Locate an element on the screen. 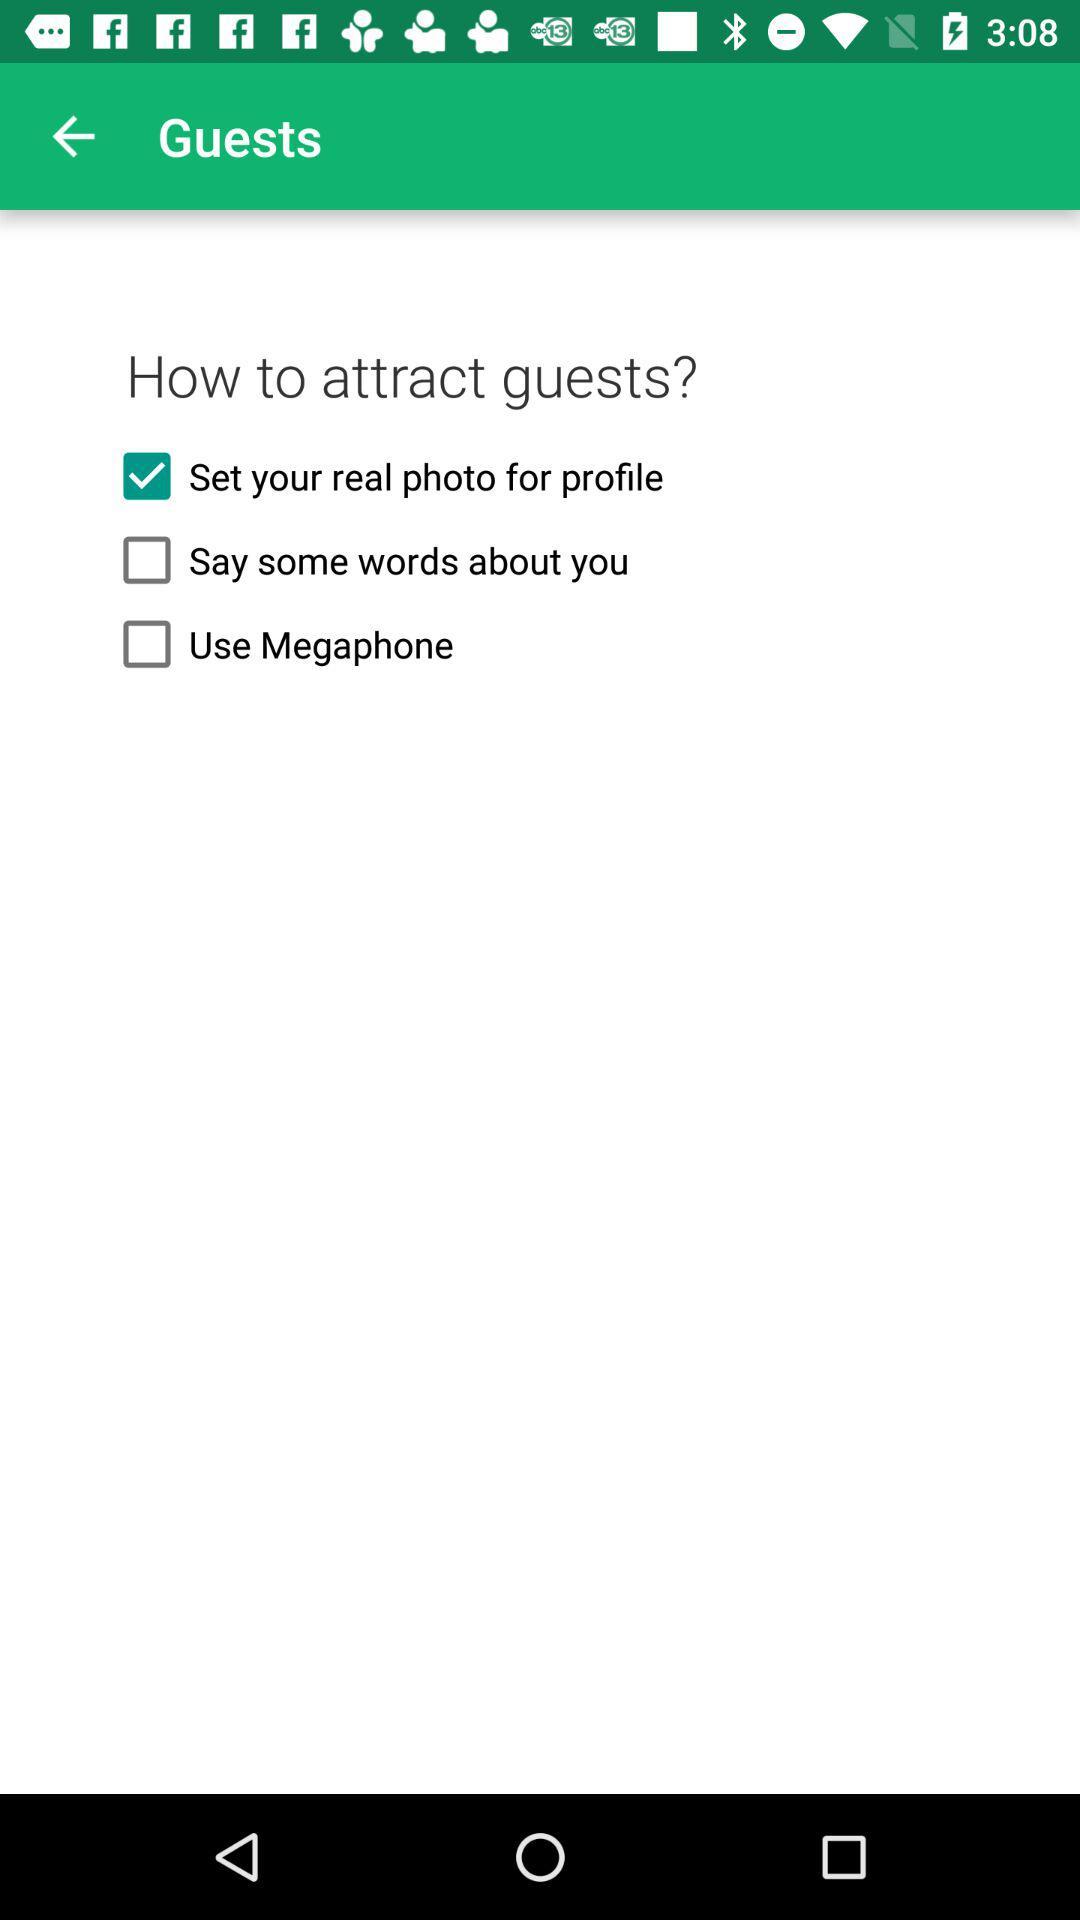  the set your real icon is located at coordinates (540, 475).